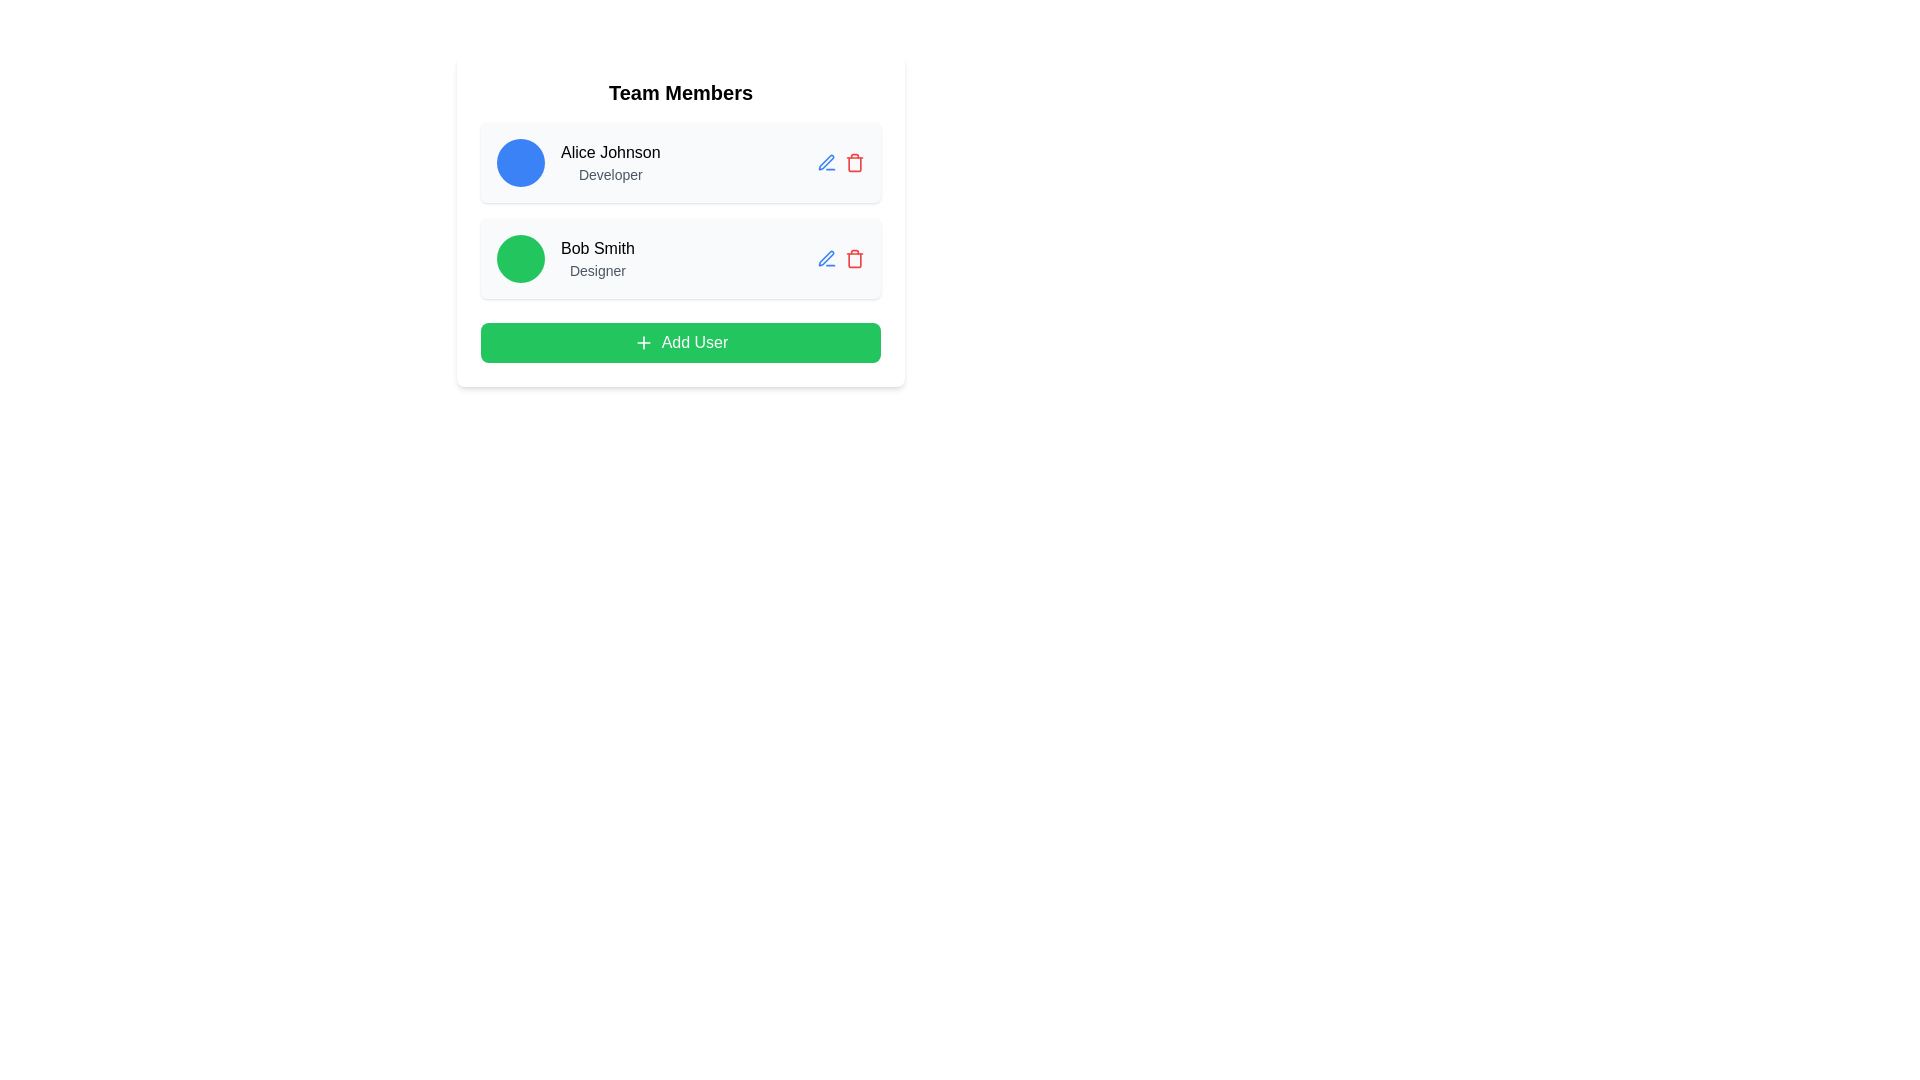 The width and height of the screenshot is (1920, 1080). What do you see at coordinates (596, 257) in the screenshot?
I see `the text display element that identifies a team member, showing their name and role, located in the second row of the team members list, to the right of the user's avatar icon` at bounding box center [596, 257].